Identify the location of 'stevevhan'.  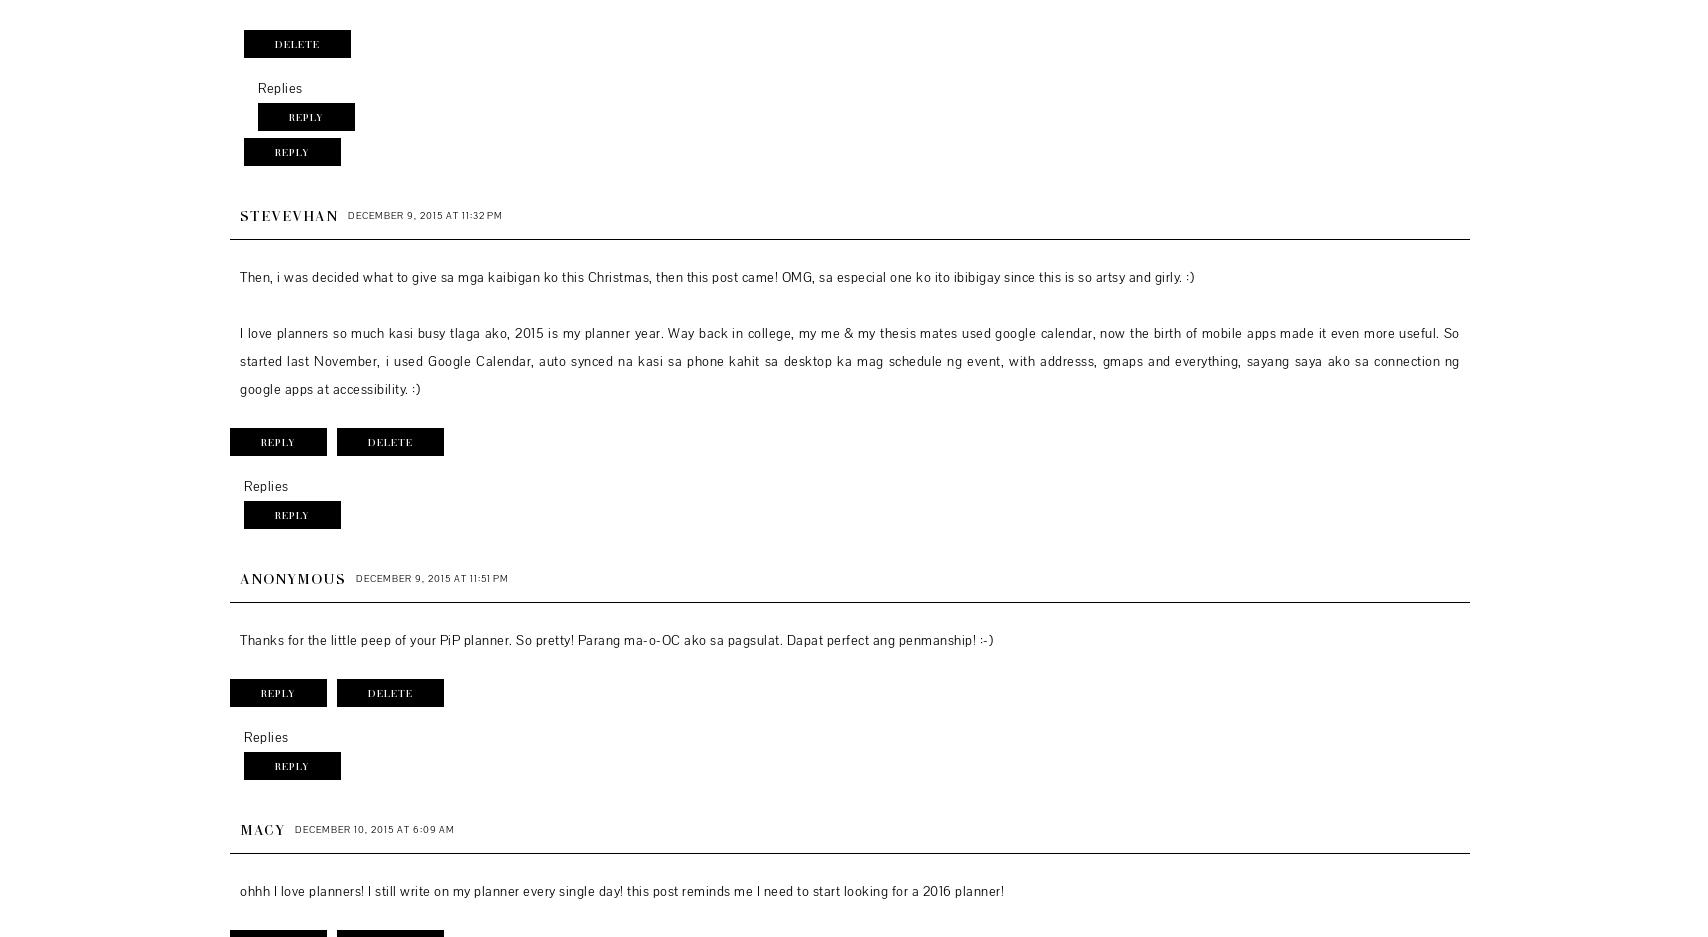
(288, 214).